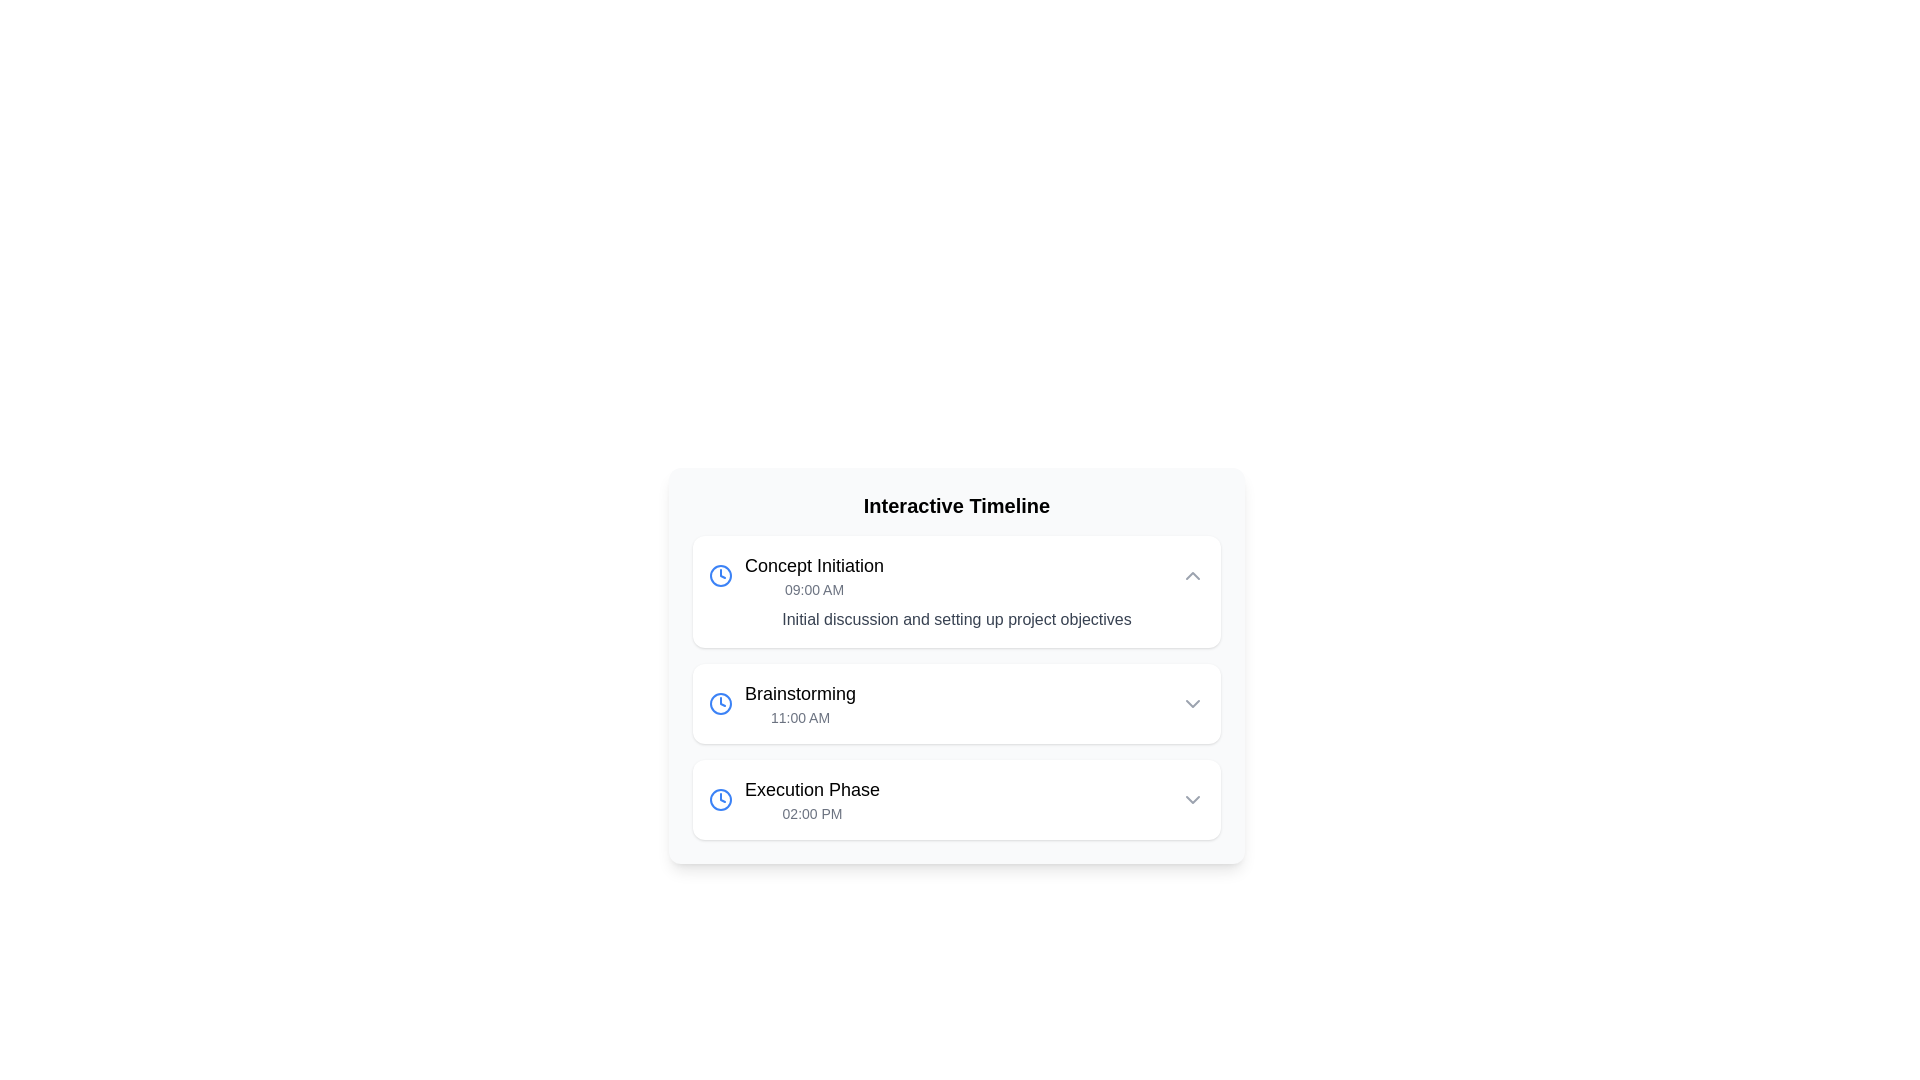 The height and width of the screenshot is (1080, 1920). I want to click on the informational text block displaying 'Execution Phase' with the time '02:00 PM', which is the third entry in the vertical timeline, so click(812, 798).